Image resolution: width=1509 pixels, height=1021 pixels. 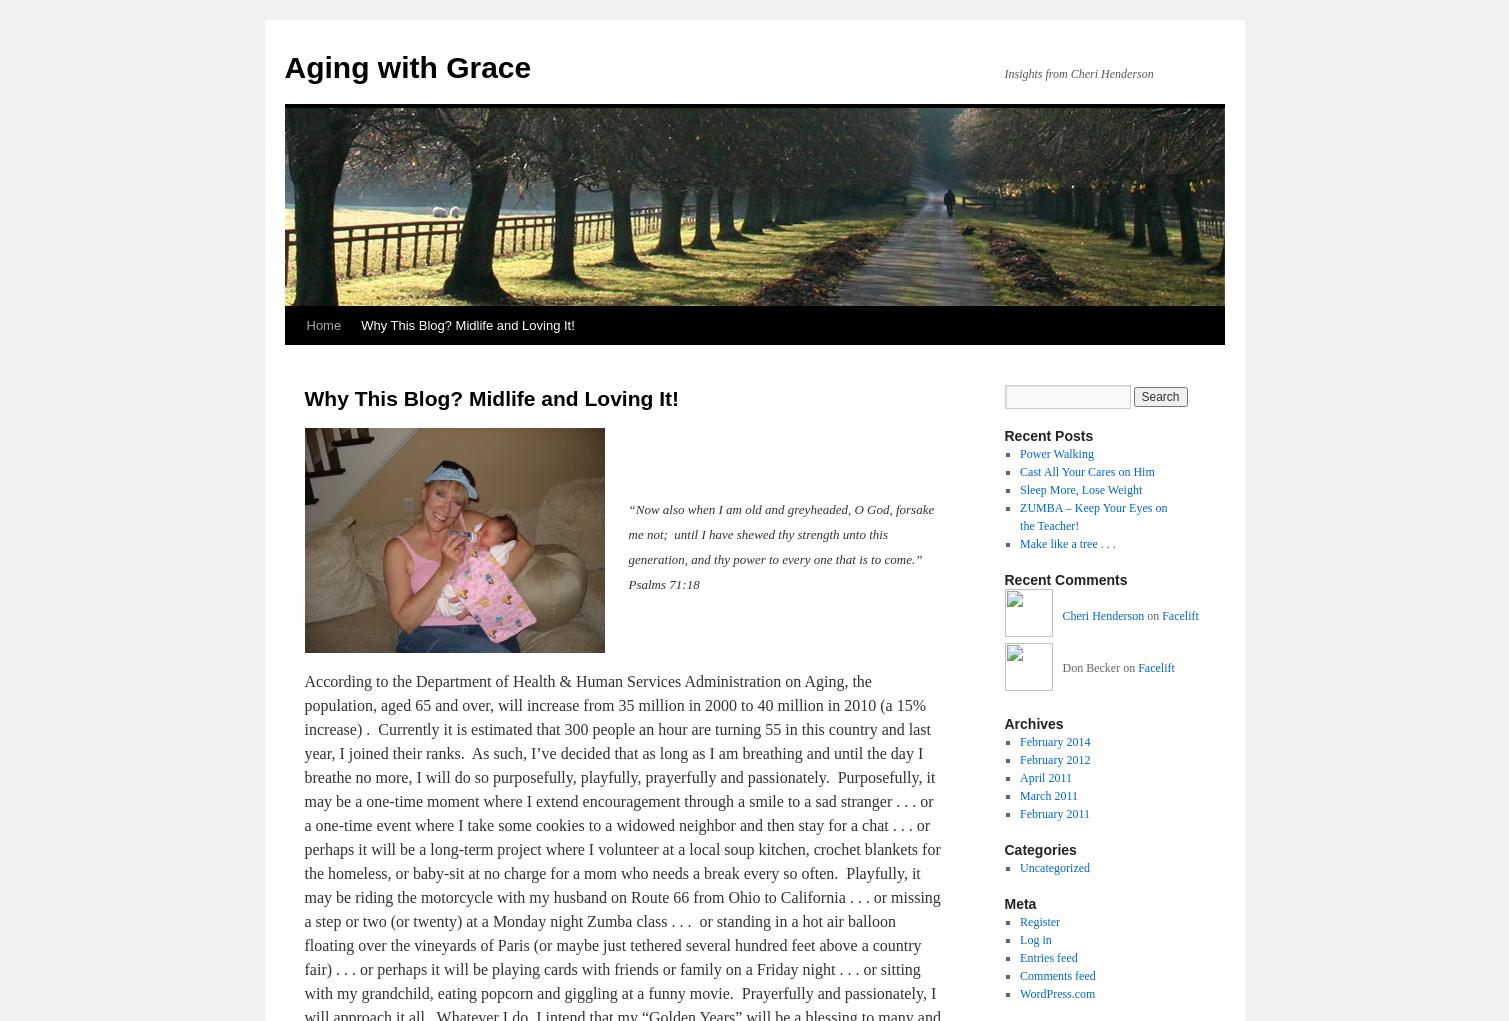 What do you see at coordinates (663, 583) in the screenshot?
I see `'Psalms 71:18'` at bounding box center [663, 583].